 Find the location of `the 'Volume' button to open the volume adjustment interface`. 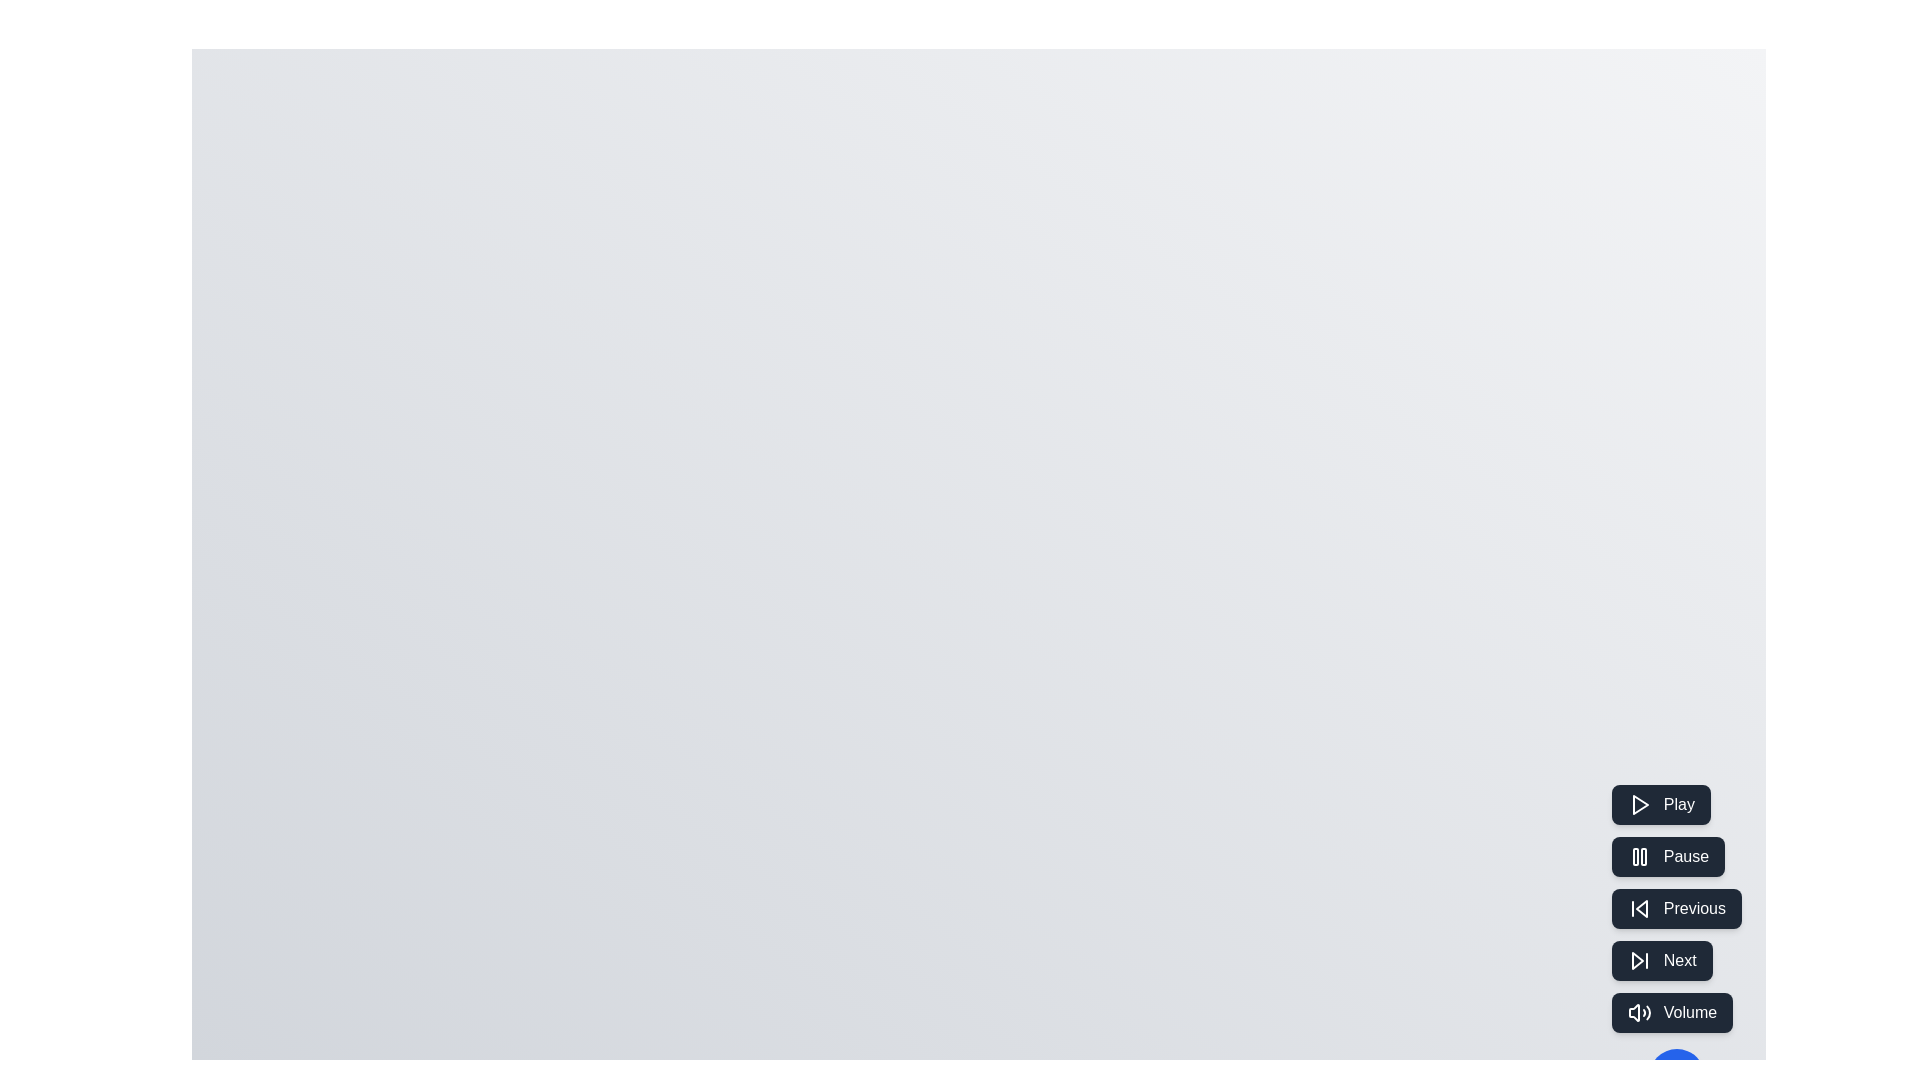

the 'Volume' button to open the volume adjustment interface is located at coordinates (1671, 1013).